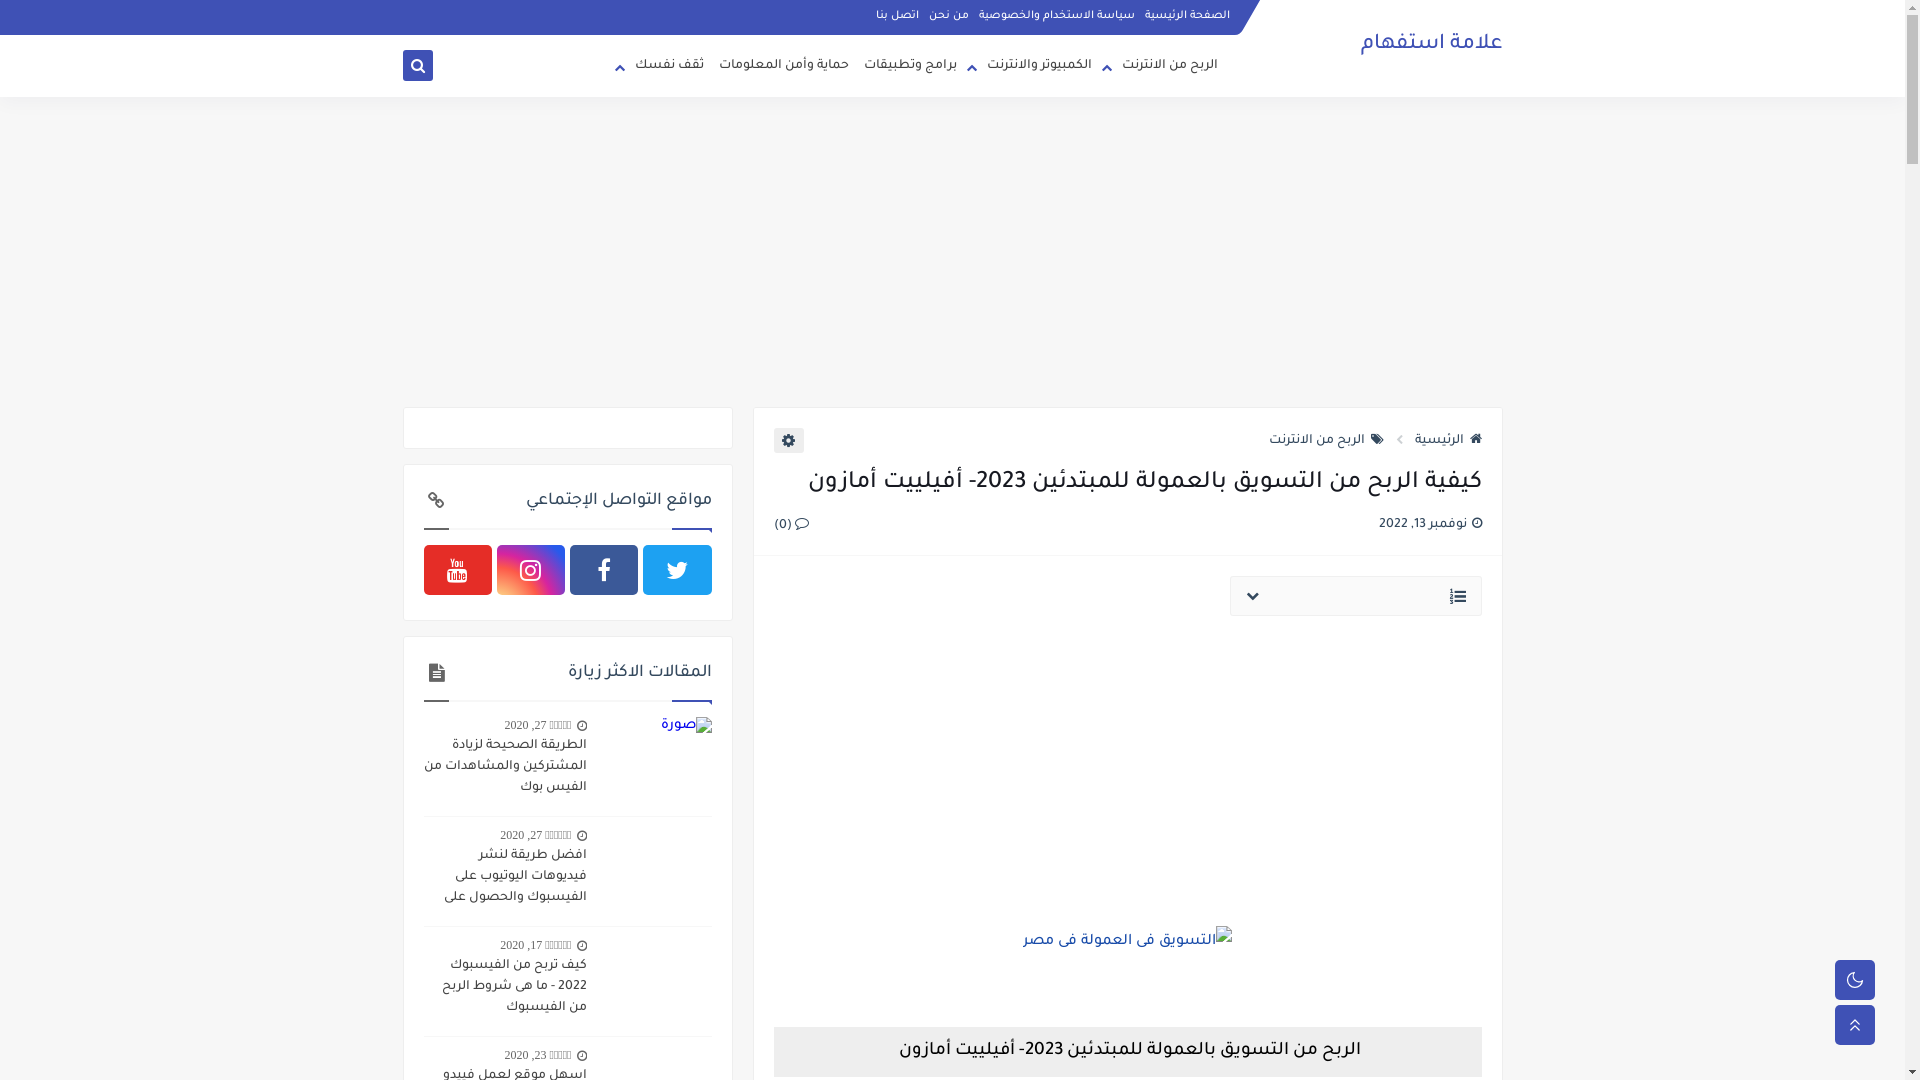  What do you see at coordinates (676, 570) in the screenshot?
I see `'twitter'` at bounding box center [676, 570].